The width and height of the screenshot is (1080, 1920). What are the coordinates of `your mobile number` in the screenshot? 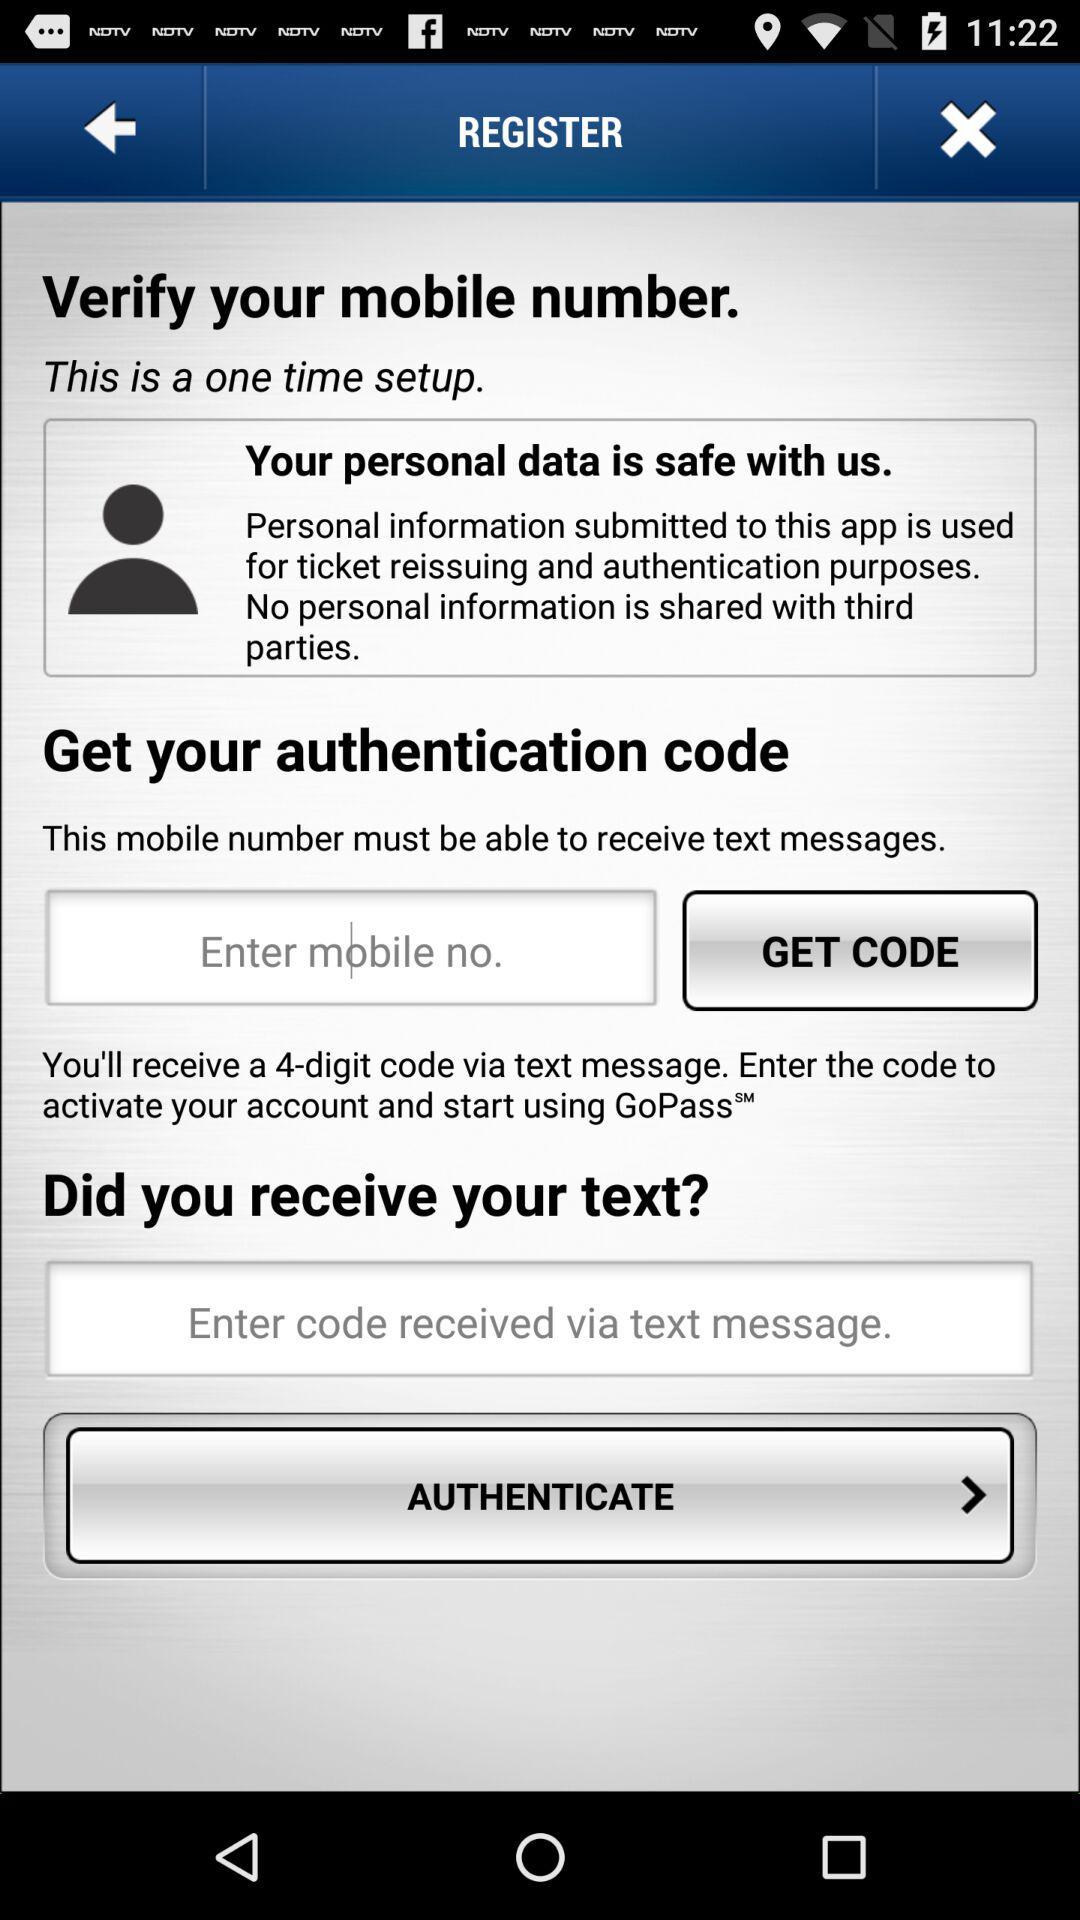 It's located at (350, 949).